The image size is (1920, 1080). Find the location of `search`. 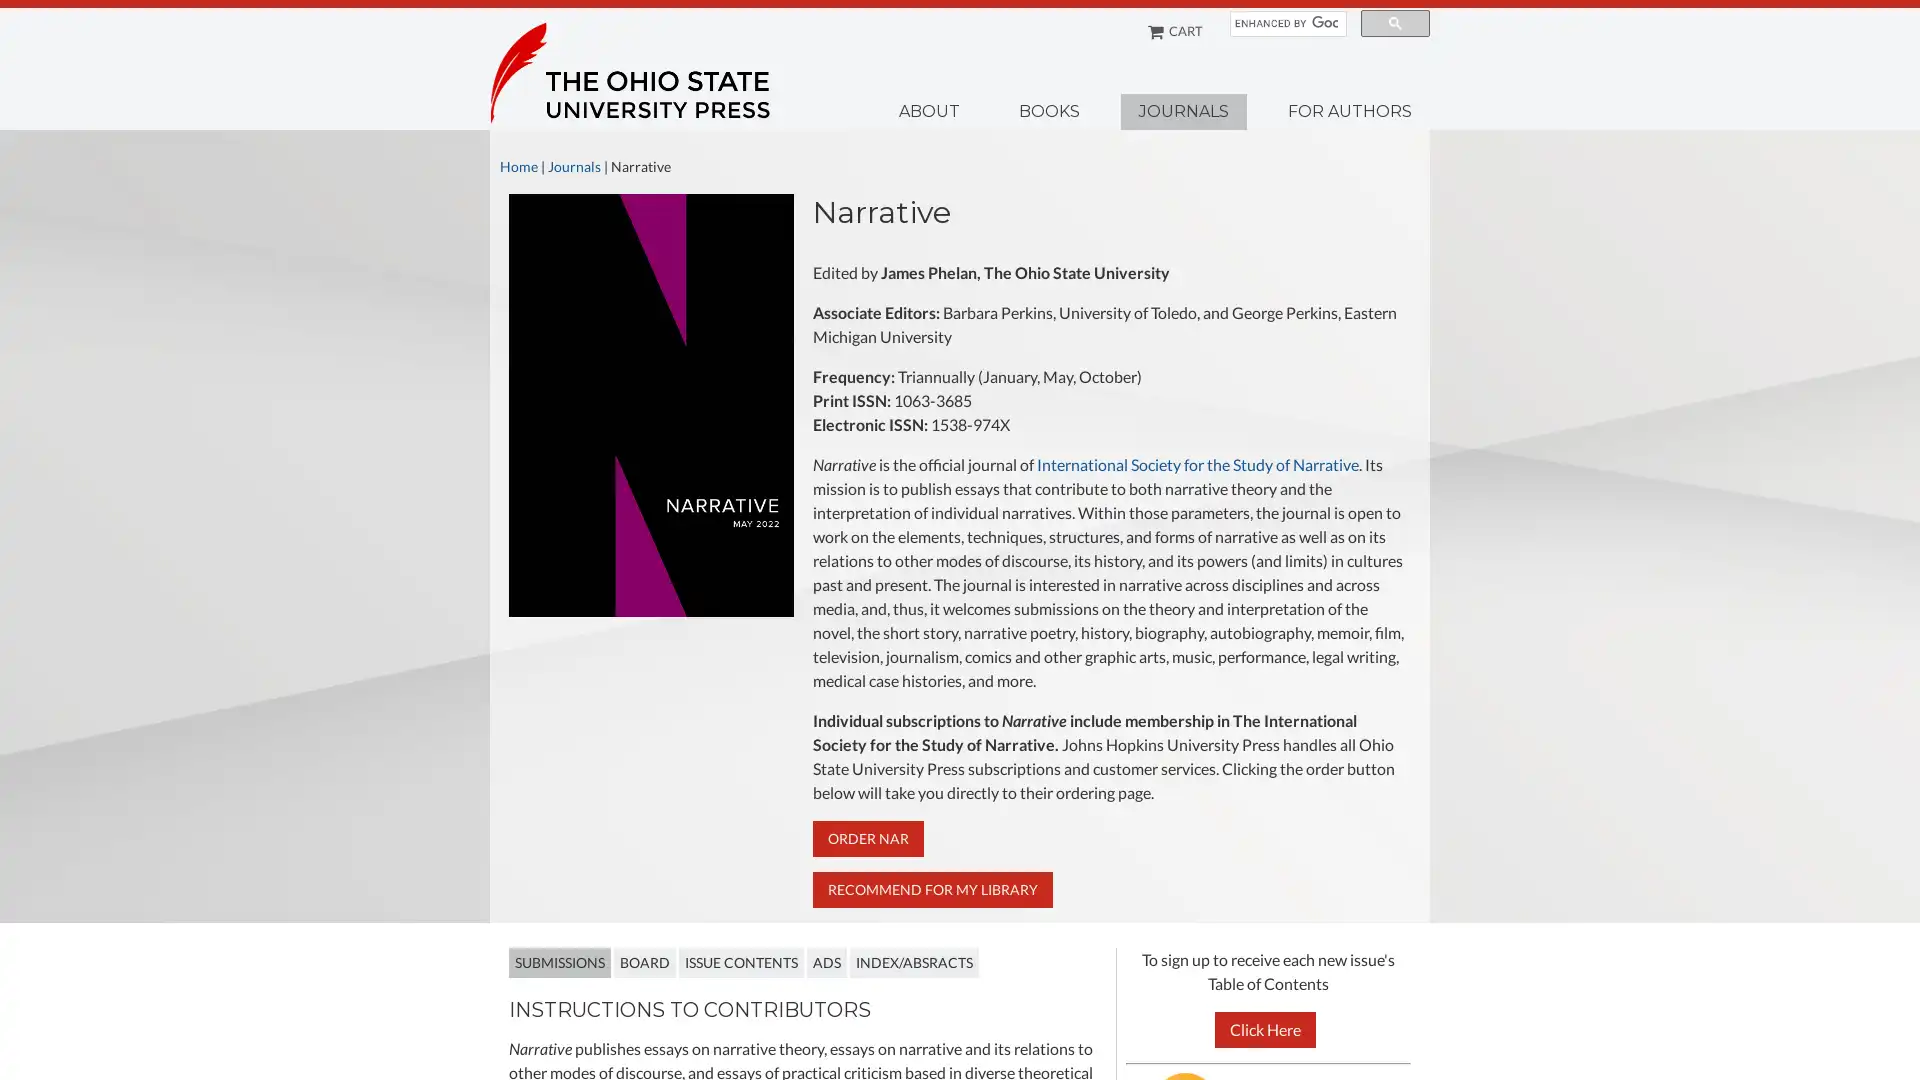

search is located at coordinates (1394, 23).